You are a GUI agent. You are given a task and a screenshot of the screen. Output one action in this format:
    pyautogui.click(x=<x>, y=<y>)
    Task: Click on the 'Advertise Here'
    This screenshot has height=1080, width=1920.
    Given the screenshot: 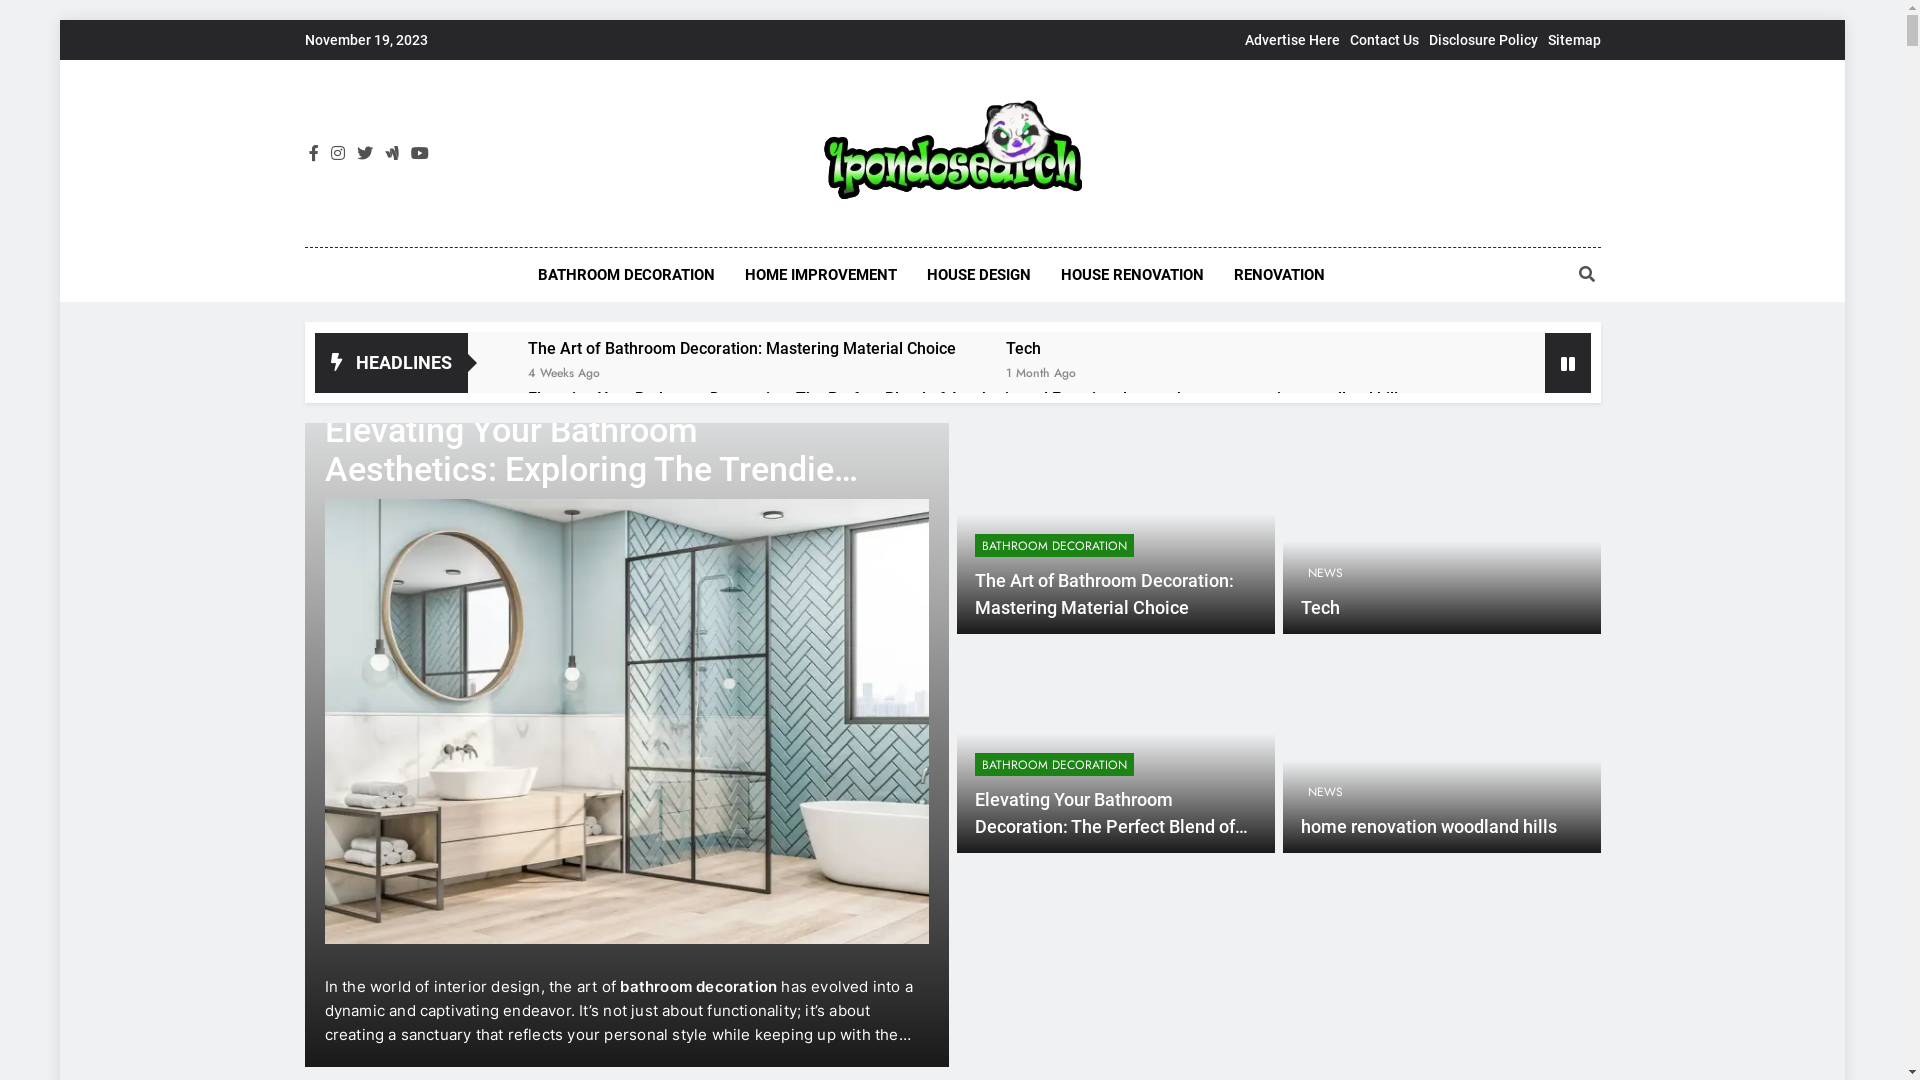 What is the action you would take?
    pyautogui.click(x=1291, y=39)
    